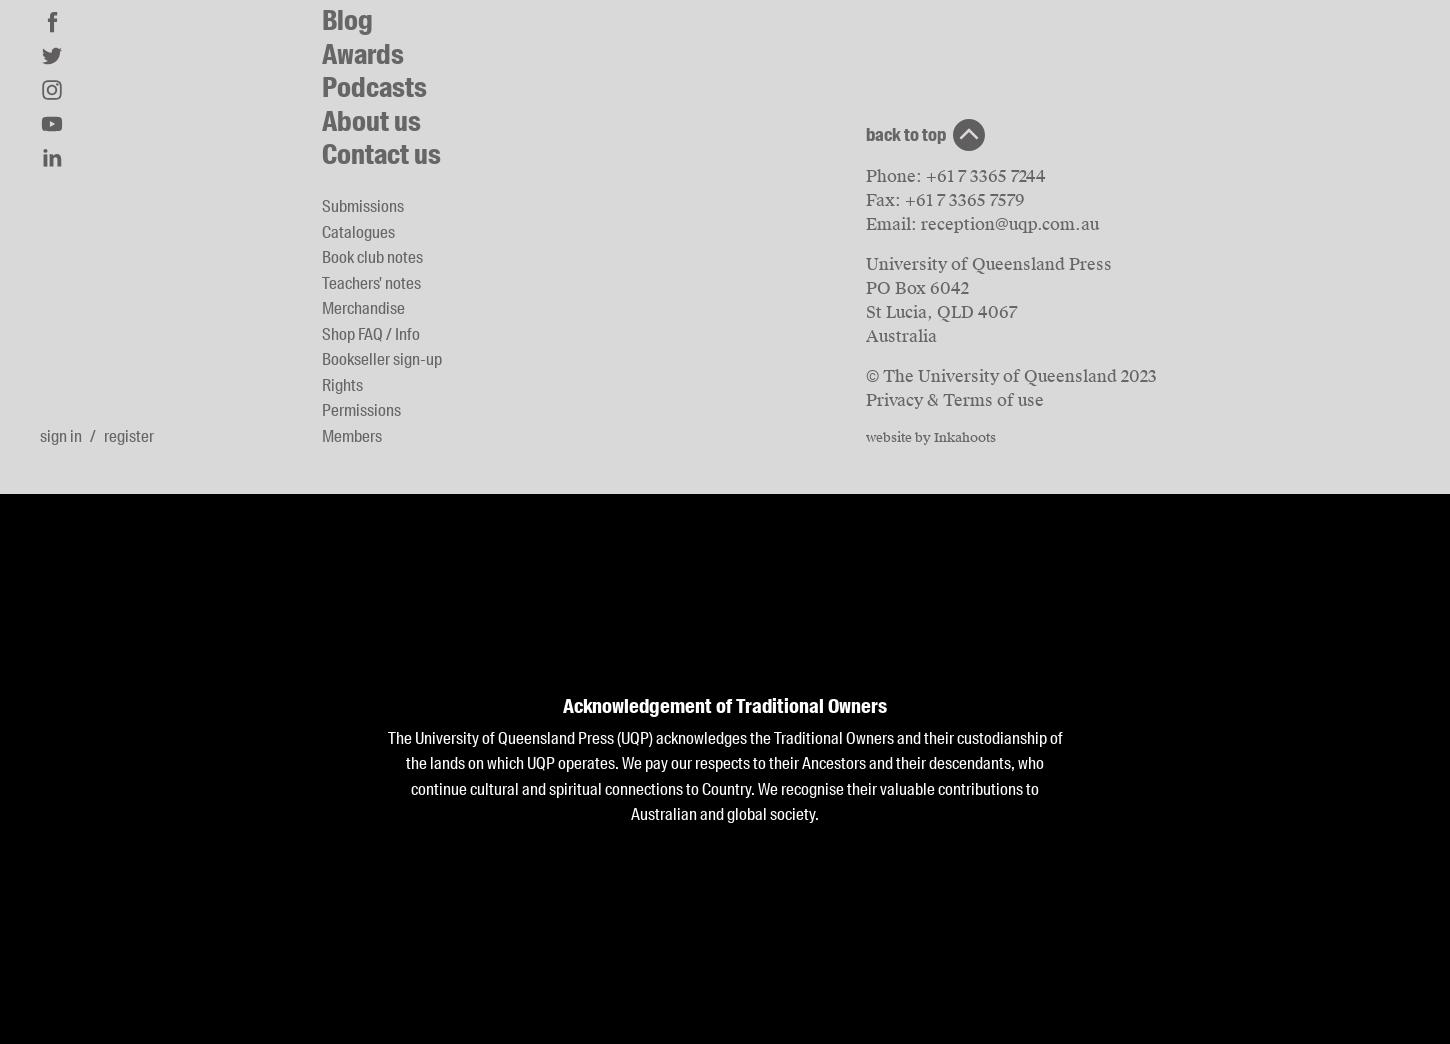 This screenshot has height=1044, width=1450. What do you see at coordinates (1137, 375) in the screenshot?
I see `'2023'` at bounding box center [1137, 375].